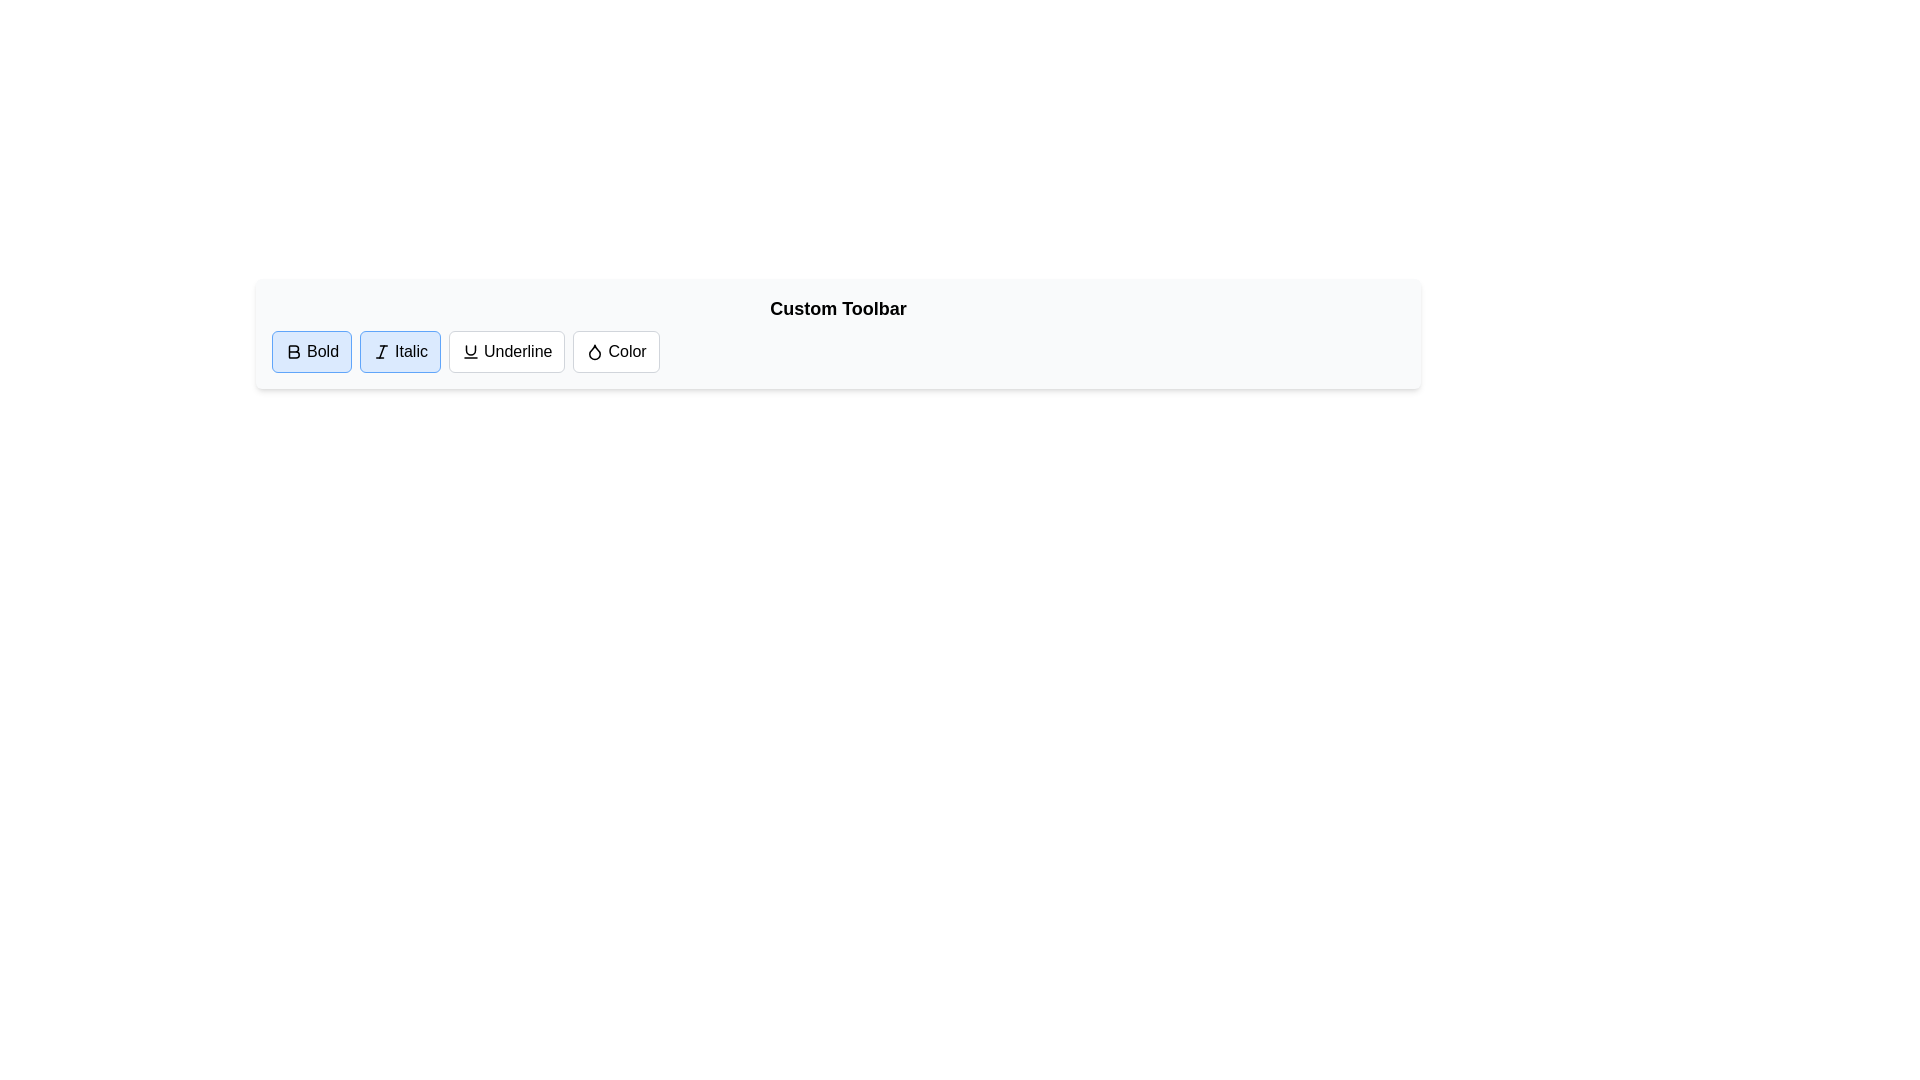  I want to click on the 'Color' button with a water droplet icon, so click(615, 350).